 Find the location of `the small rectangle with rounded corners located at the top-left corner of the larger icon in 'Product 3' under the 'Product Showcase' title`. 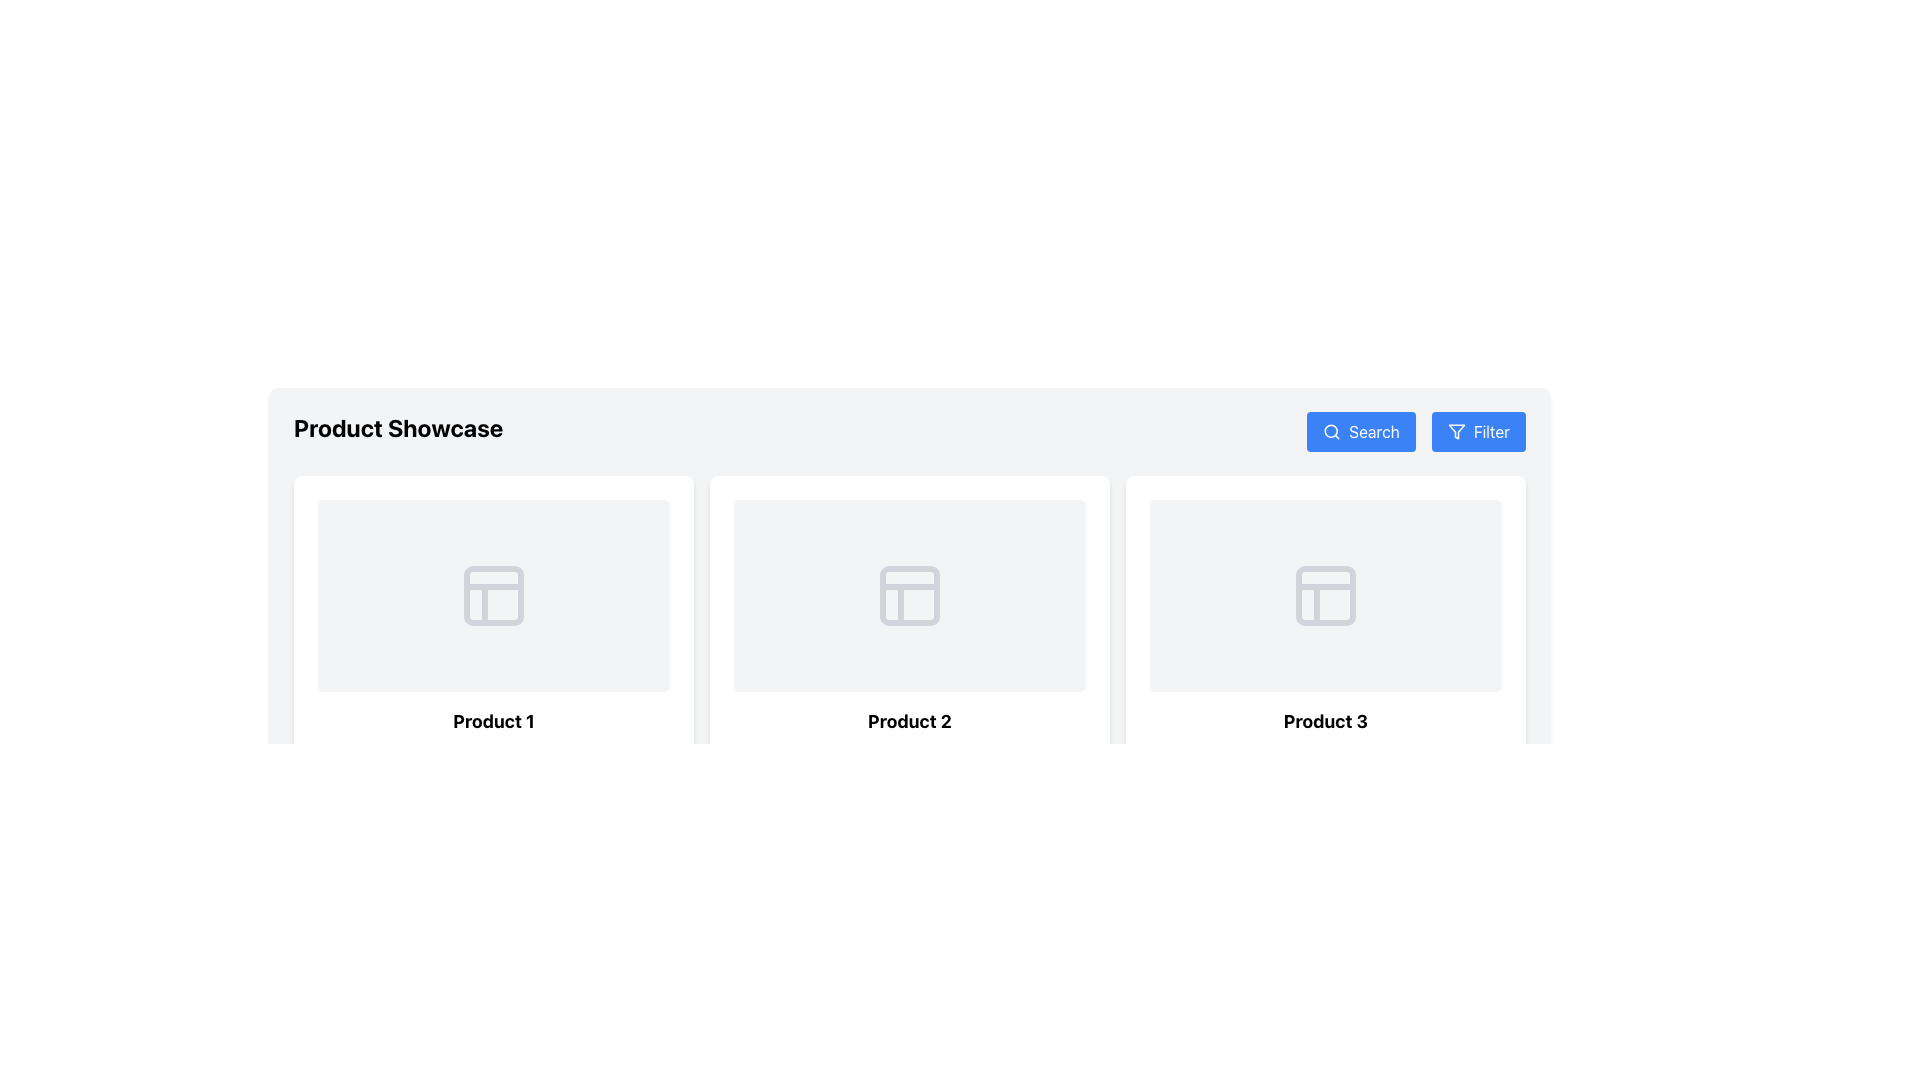

the small rectangle with rounded corners located at the top-left corner of the larger icon in 'Product 3' under the 'Product Showcase' title is located at coordinates (1325, 595).